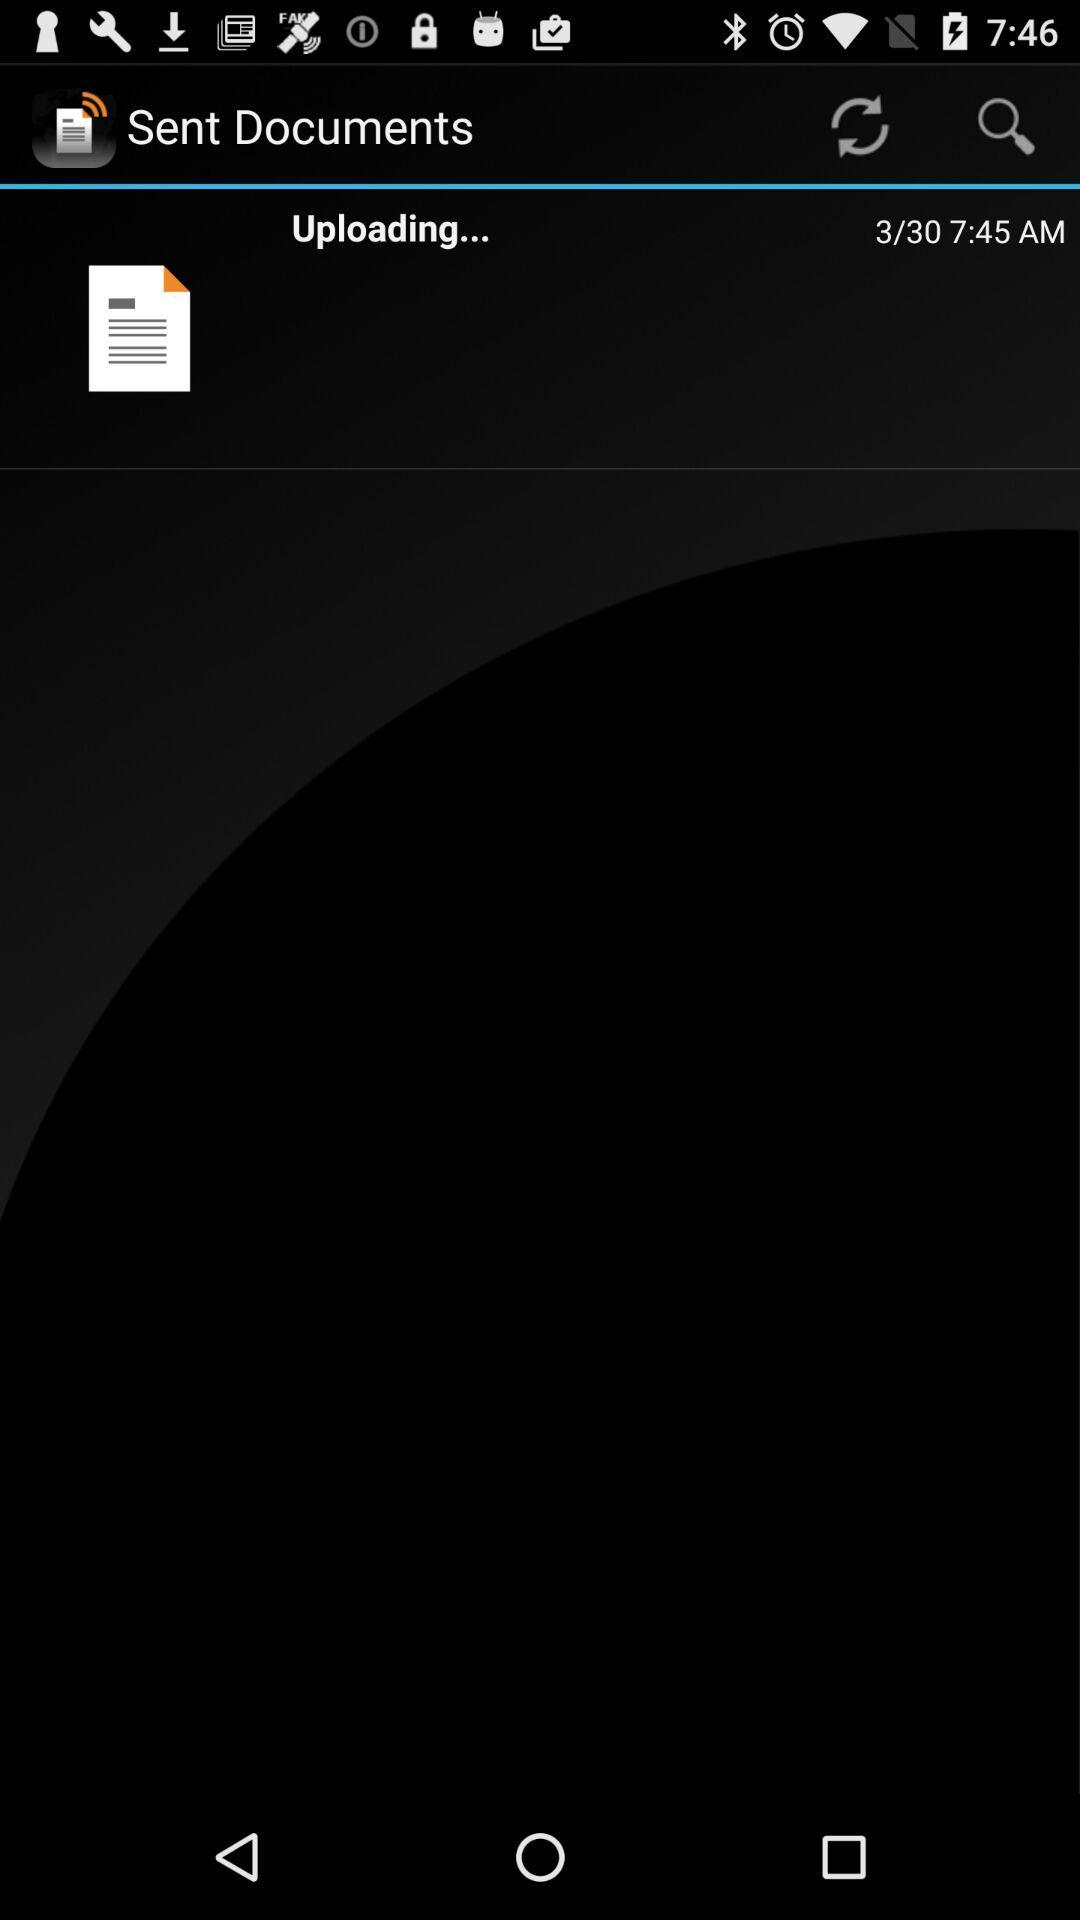 Image resolution: width=1080 pixels, height=1920 pixels. Describe the element at coordinates (858, 124) in the screenshot. I see `app above uploading... icon` at that location.